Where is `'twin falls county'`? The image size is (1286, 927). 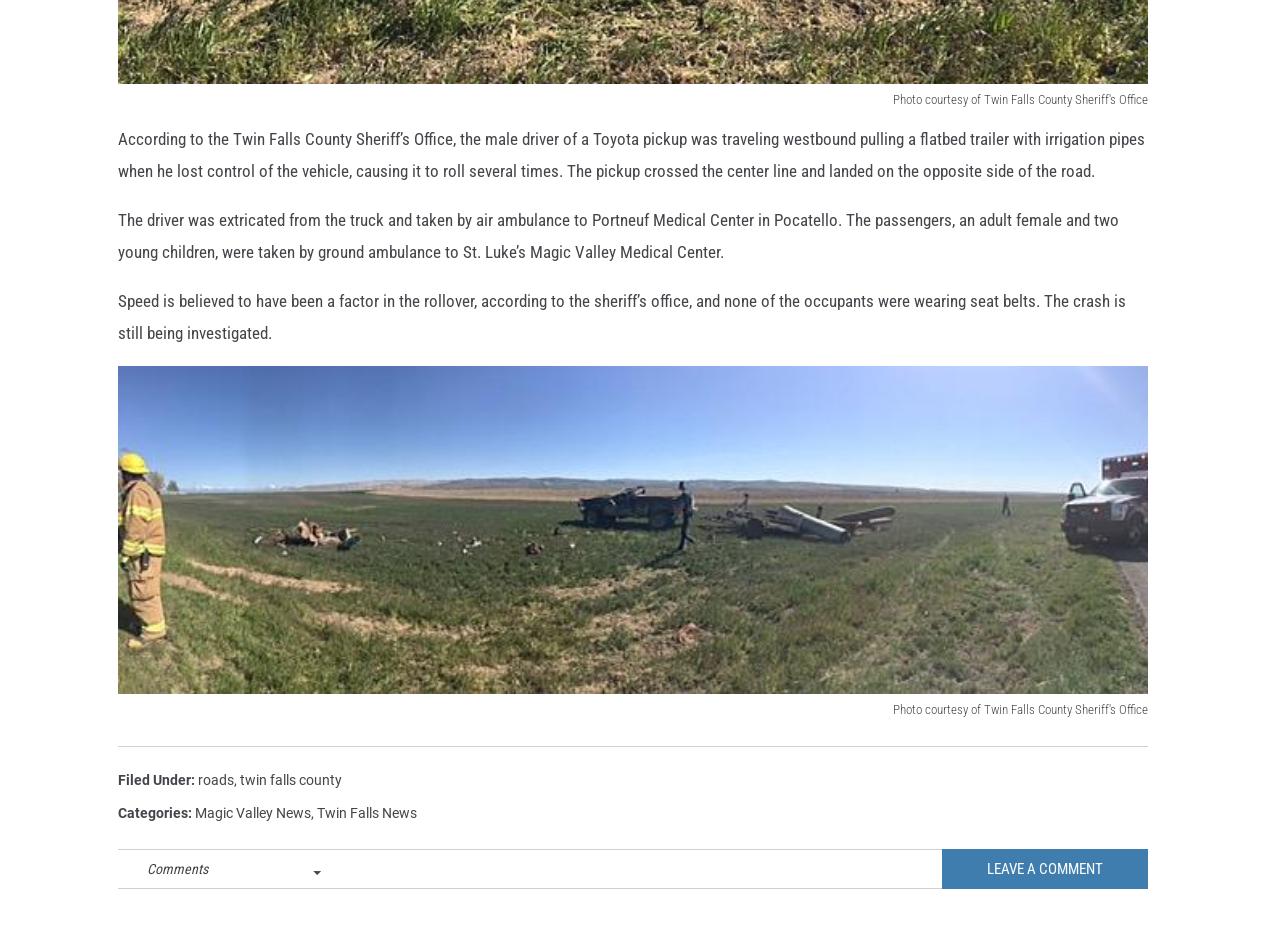 'twin falls county' is located at coordinates (239, 811).